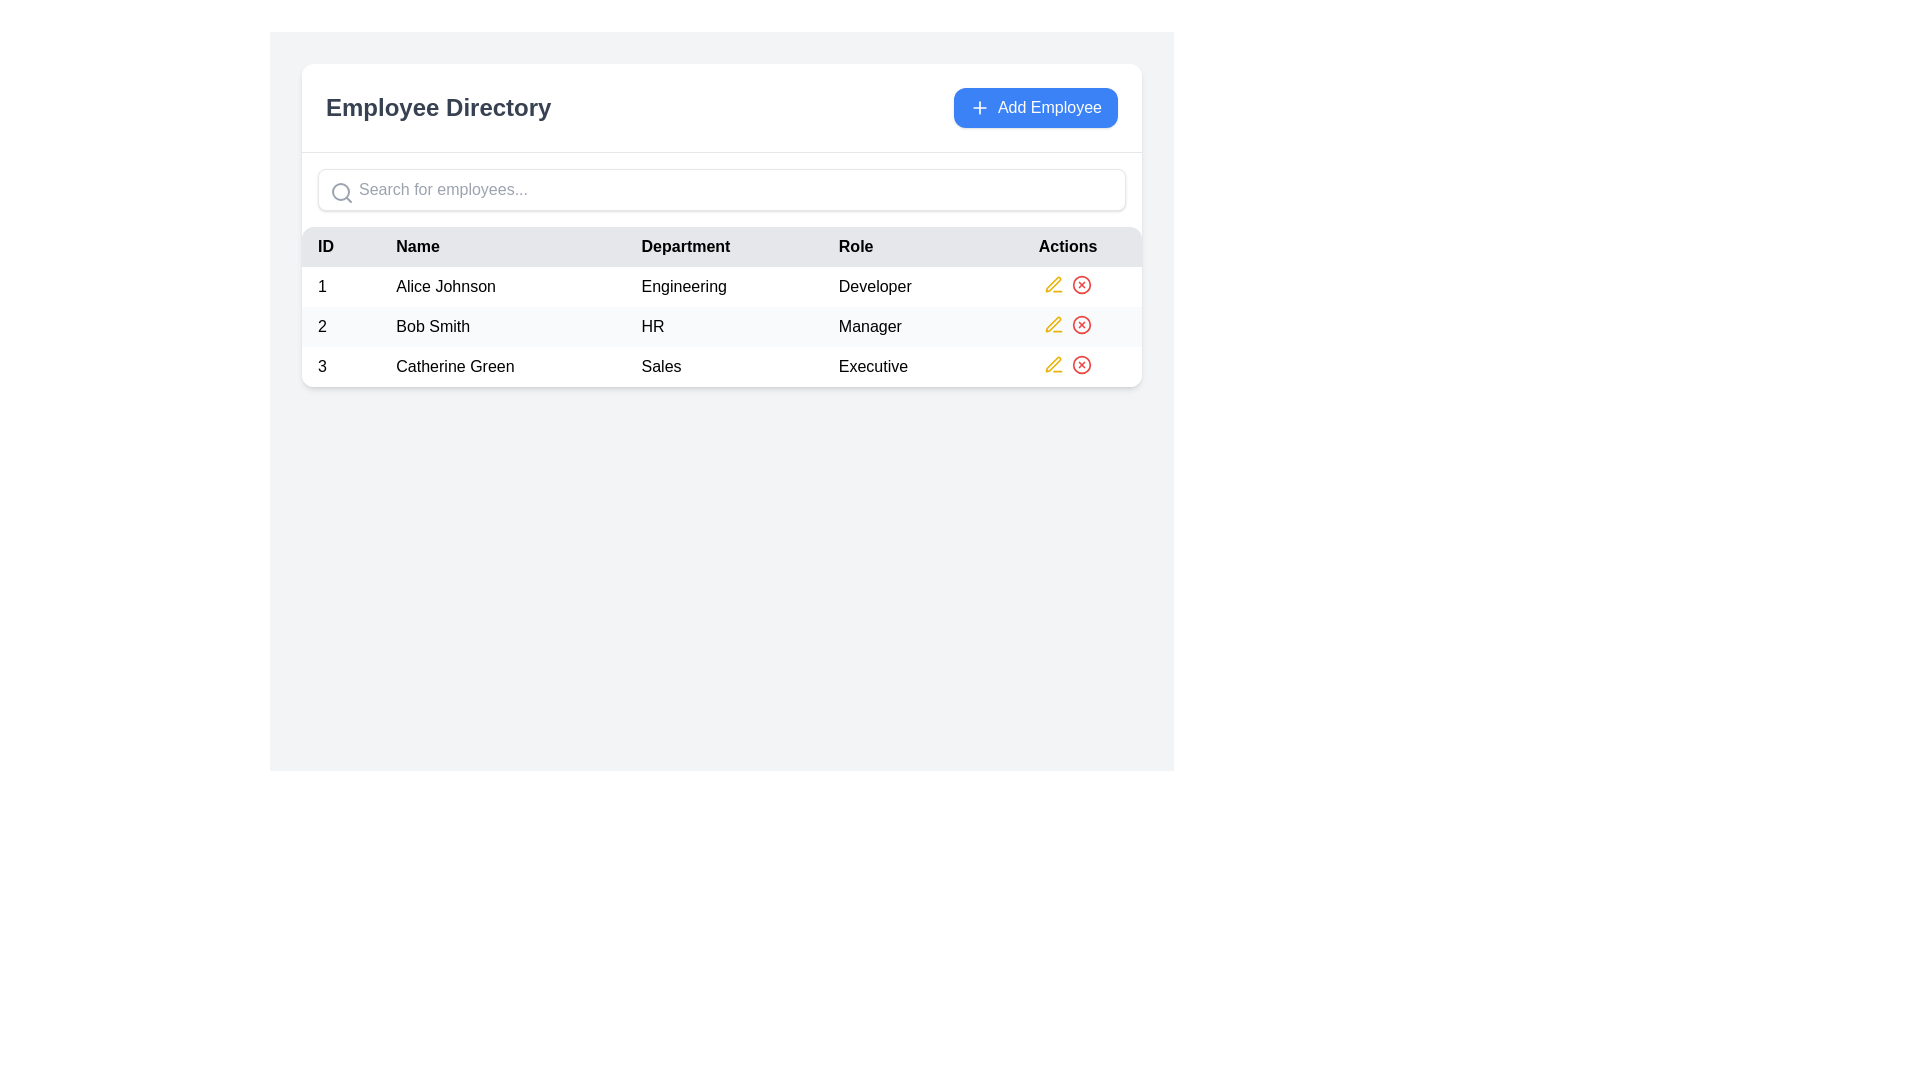 This screenshot has width=1920, height=1080. What do you see at coordinates (1049, 108) in the screenshot?
I see `the 'Add Employee' text label within the button that has a plus icon on its left, located in the upper-right corner of the interface` at bounding box center [1049, 108].